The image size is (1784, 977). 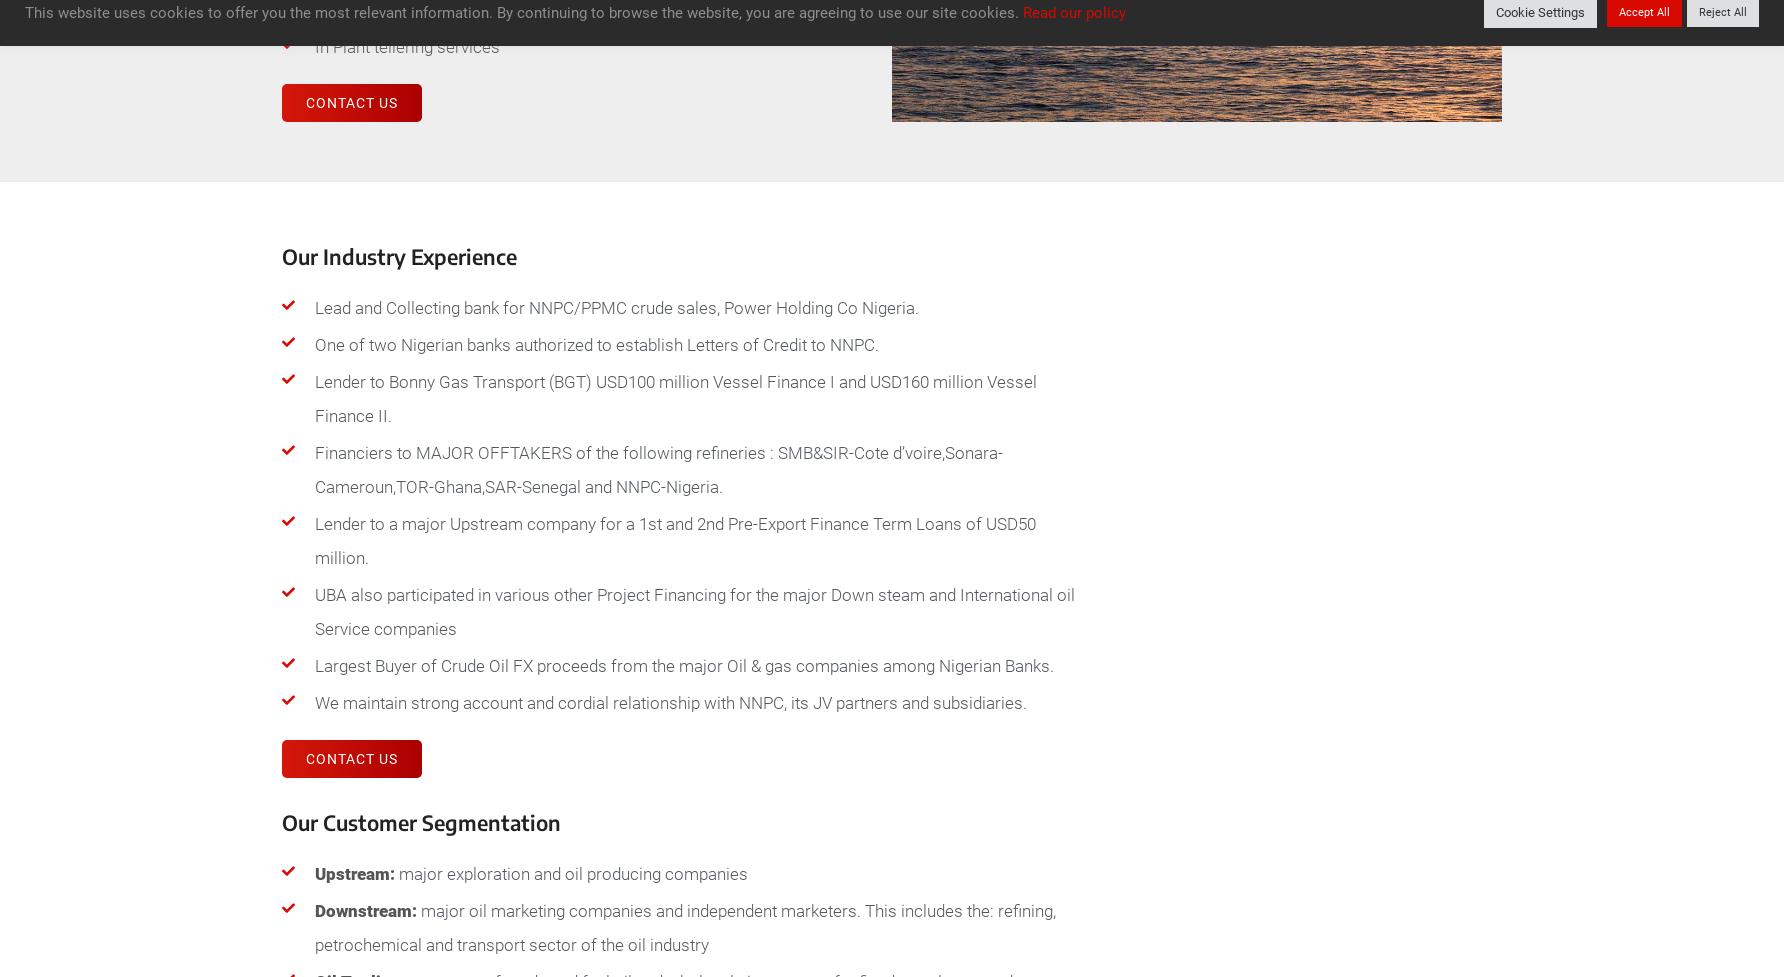 I want to click on 'Lender to Bonny Gas Transport (BGT) USD100 million Vessel Finance I and USD160 million Vessel Finance II.', so click(x=675, y=399).